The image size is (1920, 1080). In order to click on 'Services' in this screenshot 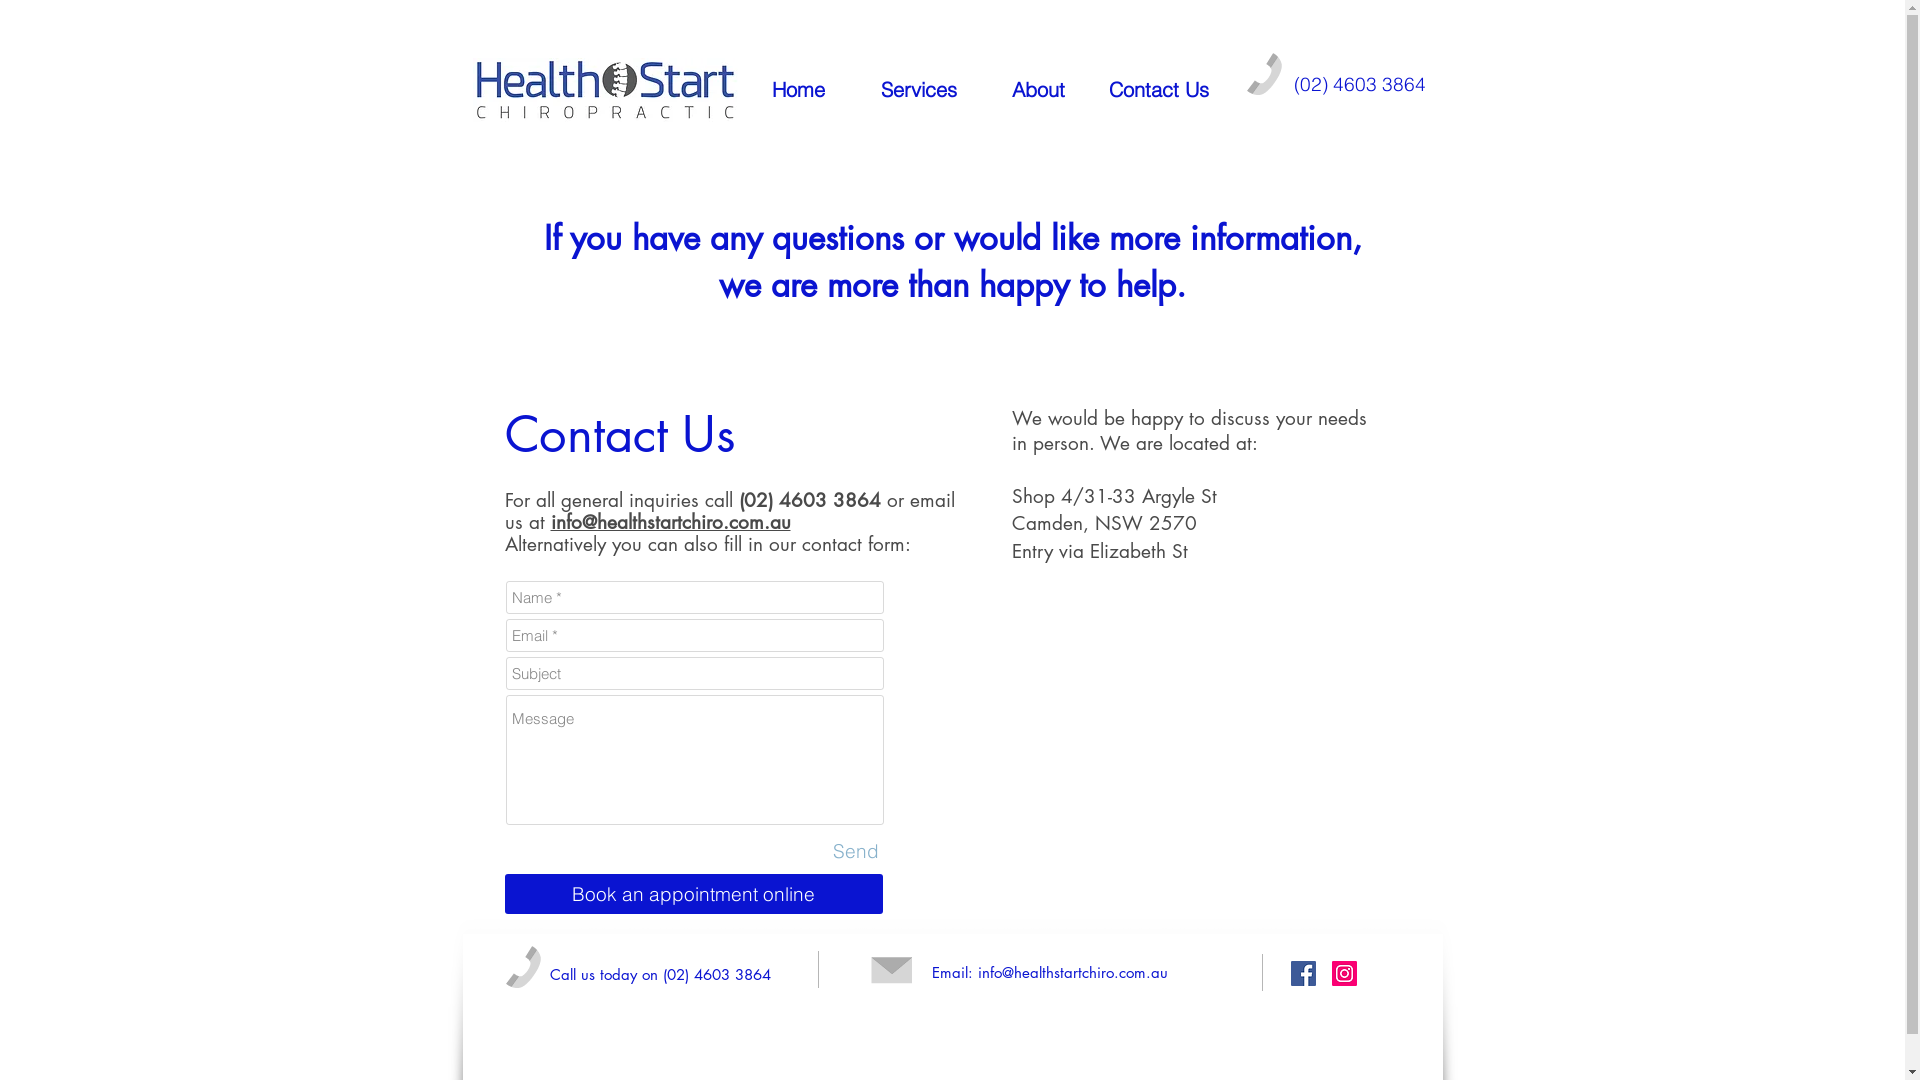, I will do `click(916, 88)`.